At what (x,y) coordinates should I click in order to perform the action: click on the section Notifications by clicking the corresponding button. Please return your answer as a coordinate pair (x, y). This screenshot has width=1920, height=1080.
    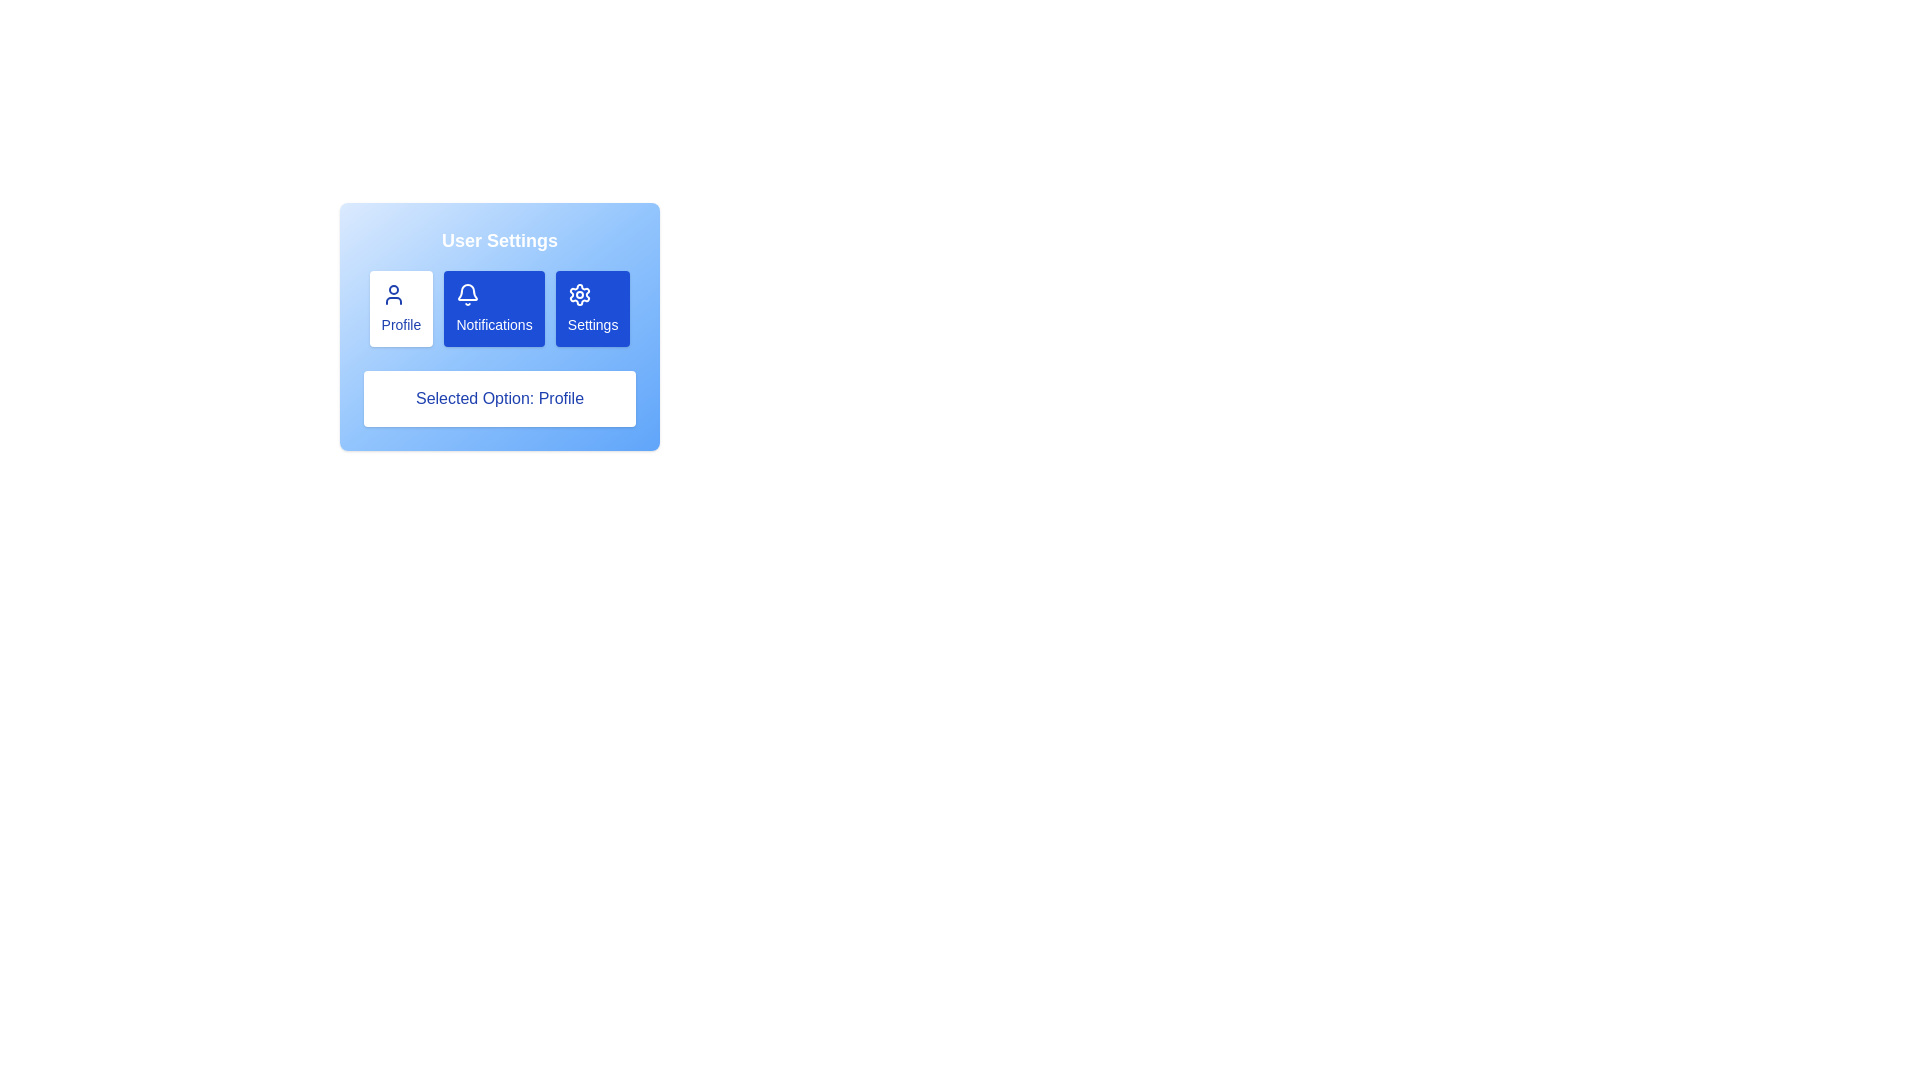
    Looking at the image, I should click on (494, 308).